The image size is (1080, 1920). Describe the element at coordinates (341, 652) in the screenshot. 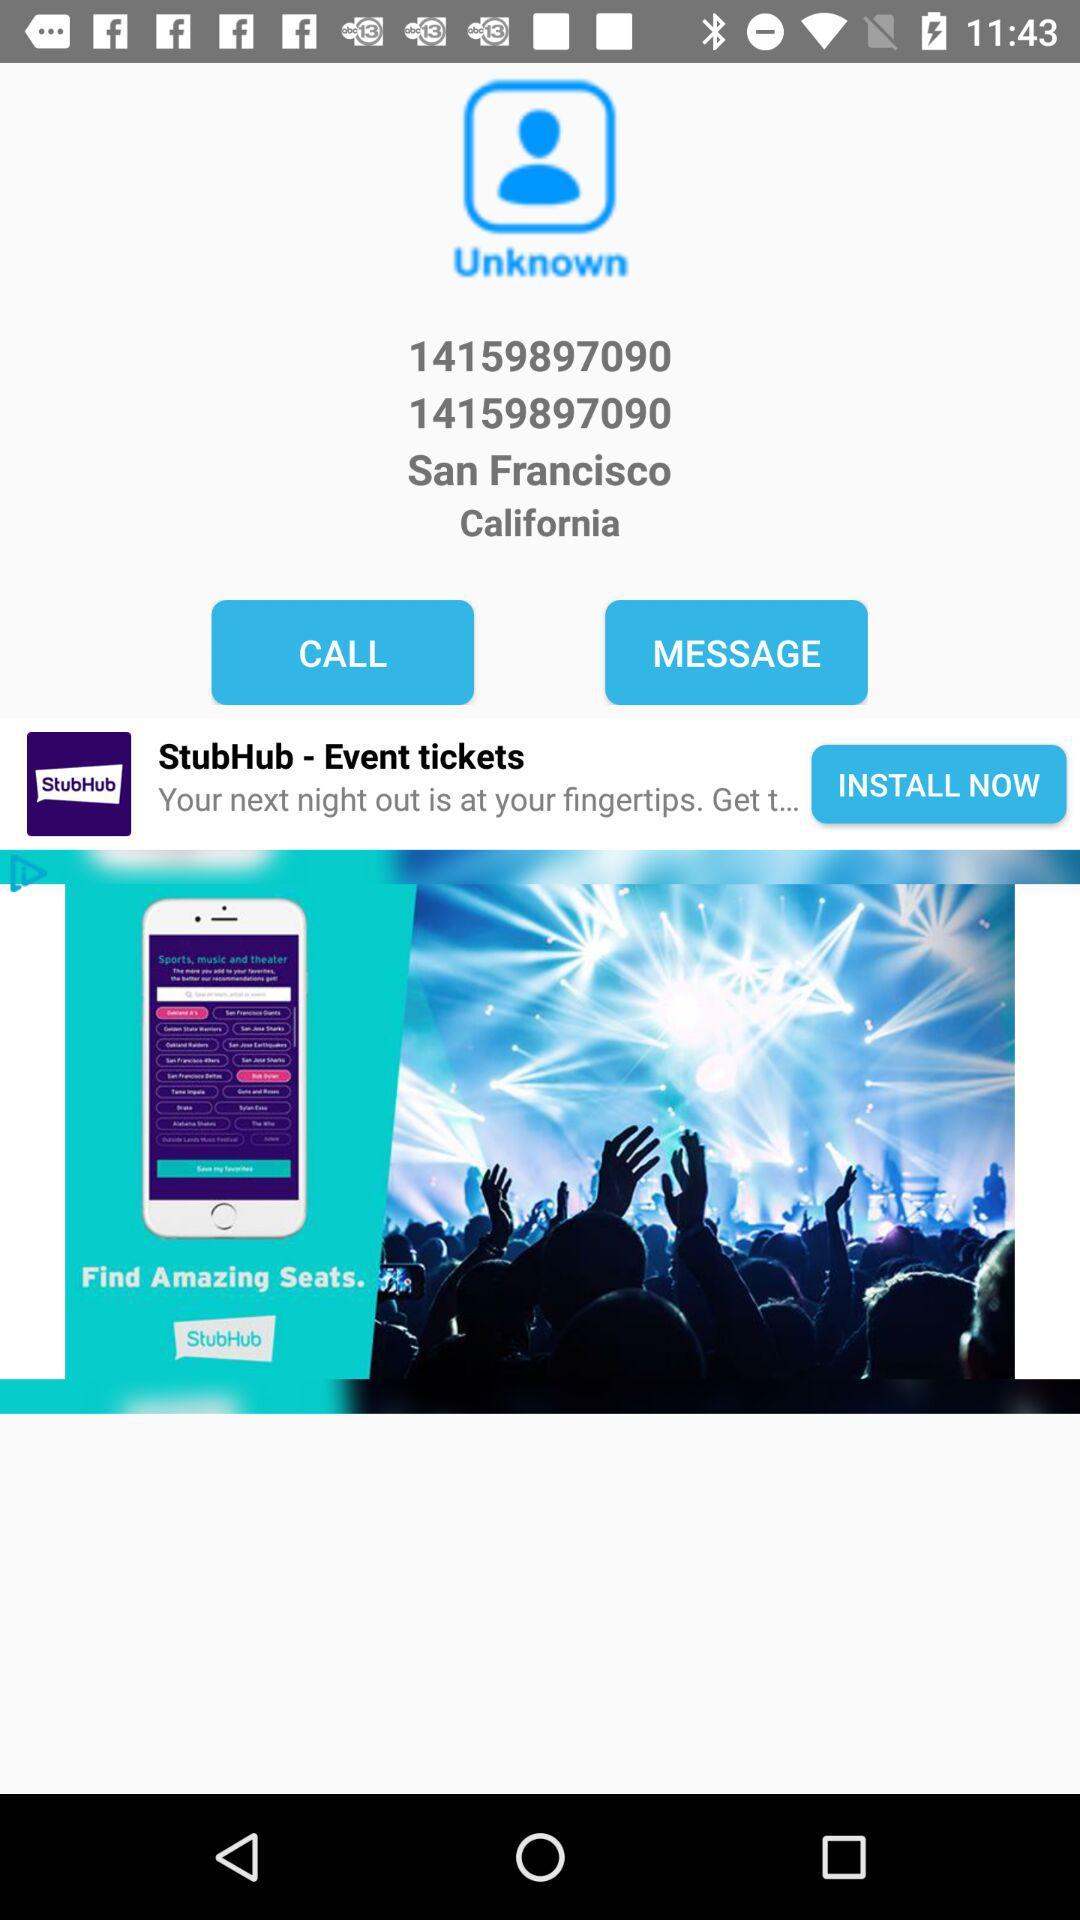

I see `the item above the stubhub - event tickets` at that location.